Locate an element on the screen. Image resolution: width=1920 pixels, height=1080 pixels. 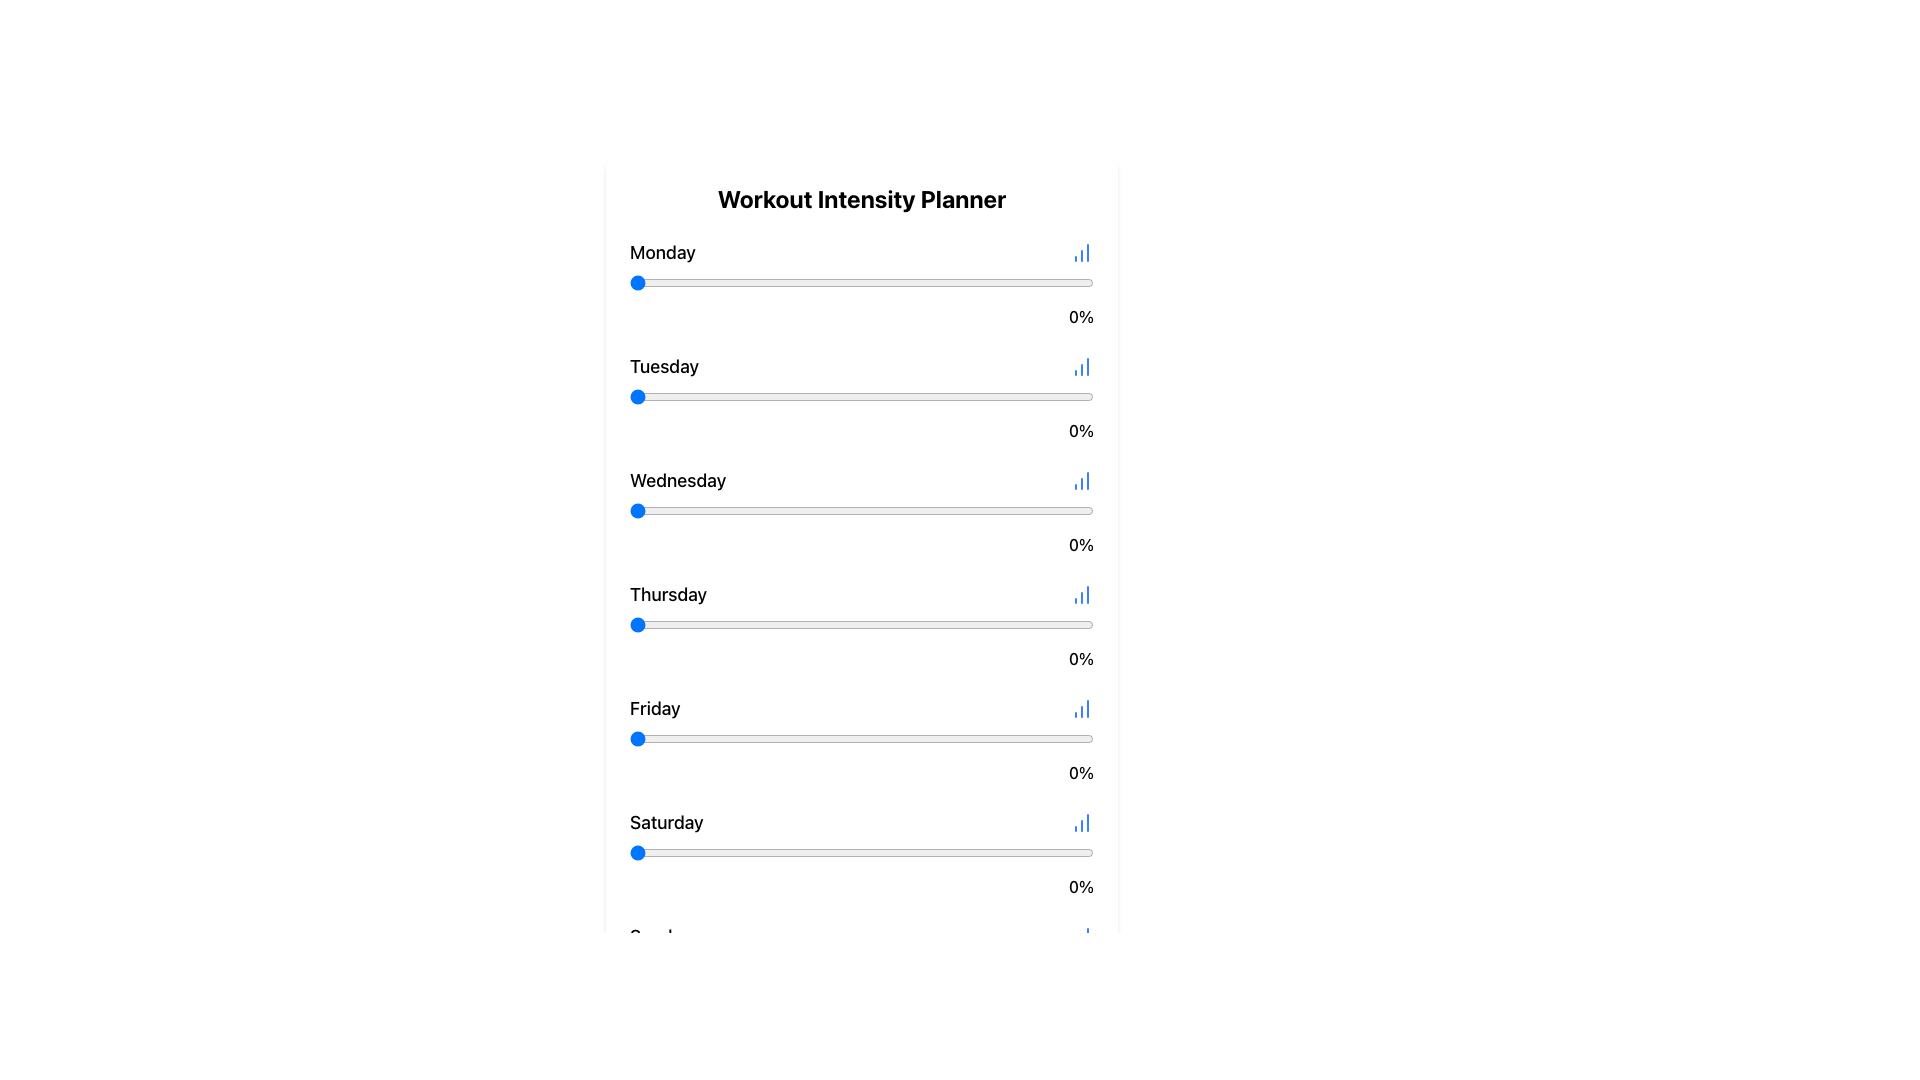
the text label indicating 'Tuesday' in the weekly schedule, which is positioned between 'Monday' and 'Wednesday' is located at coordinates (664, 366).